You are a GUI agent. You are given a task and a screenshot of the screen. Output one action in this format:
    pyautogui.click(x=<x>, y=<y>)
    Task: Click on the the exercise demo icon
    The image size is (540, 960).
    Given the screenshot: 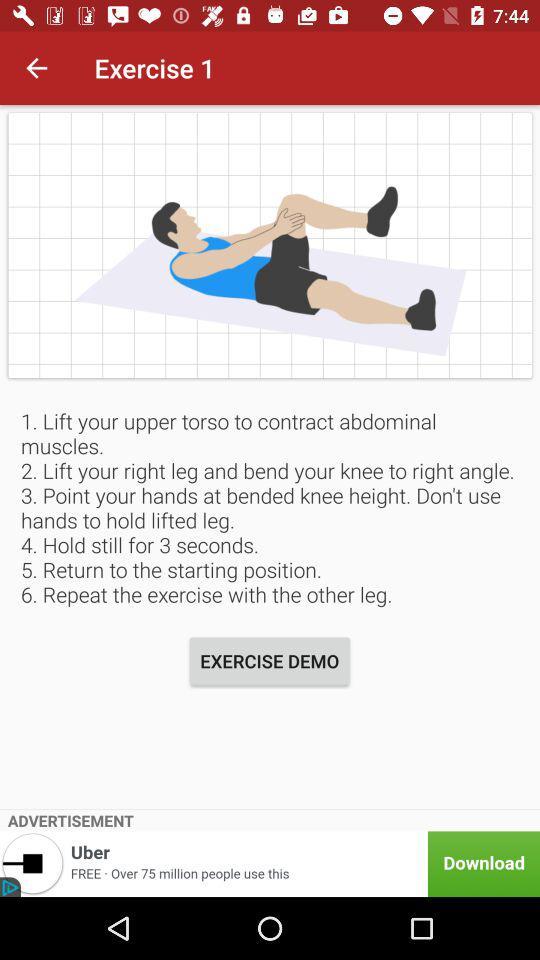 What is the action you would take?
    pyautogui.click(x=269, y=661)
    